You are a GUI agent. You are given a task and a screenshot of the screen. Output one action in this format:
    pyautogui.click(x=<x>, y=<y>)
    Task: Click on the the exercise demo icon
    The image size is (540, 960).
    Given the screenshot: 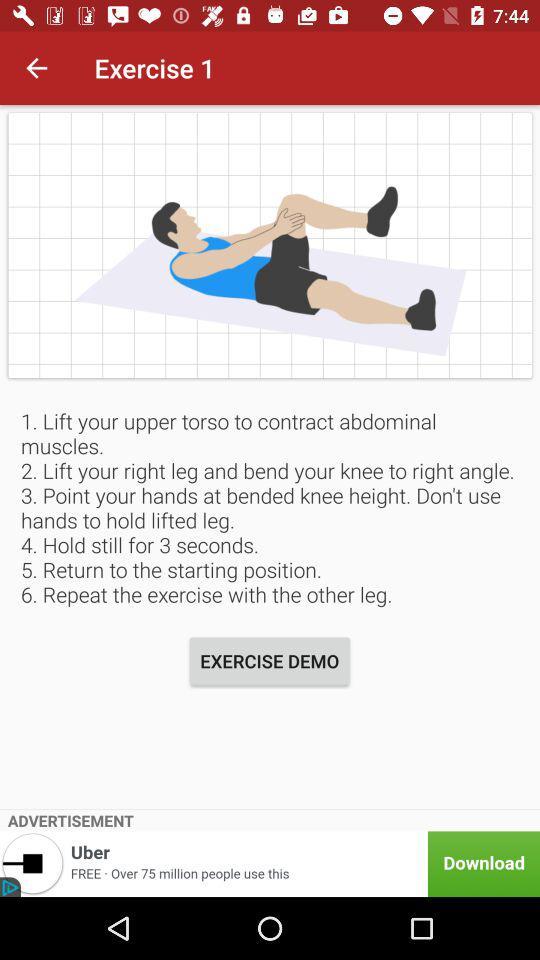 What is the action you would take?
    pyautogui.click(x=269, y=661)
    